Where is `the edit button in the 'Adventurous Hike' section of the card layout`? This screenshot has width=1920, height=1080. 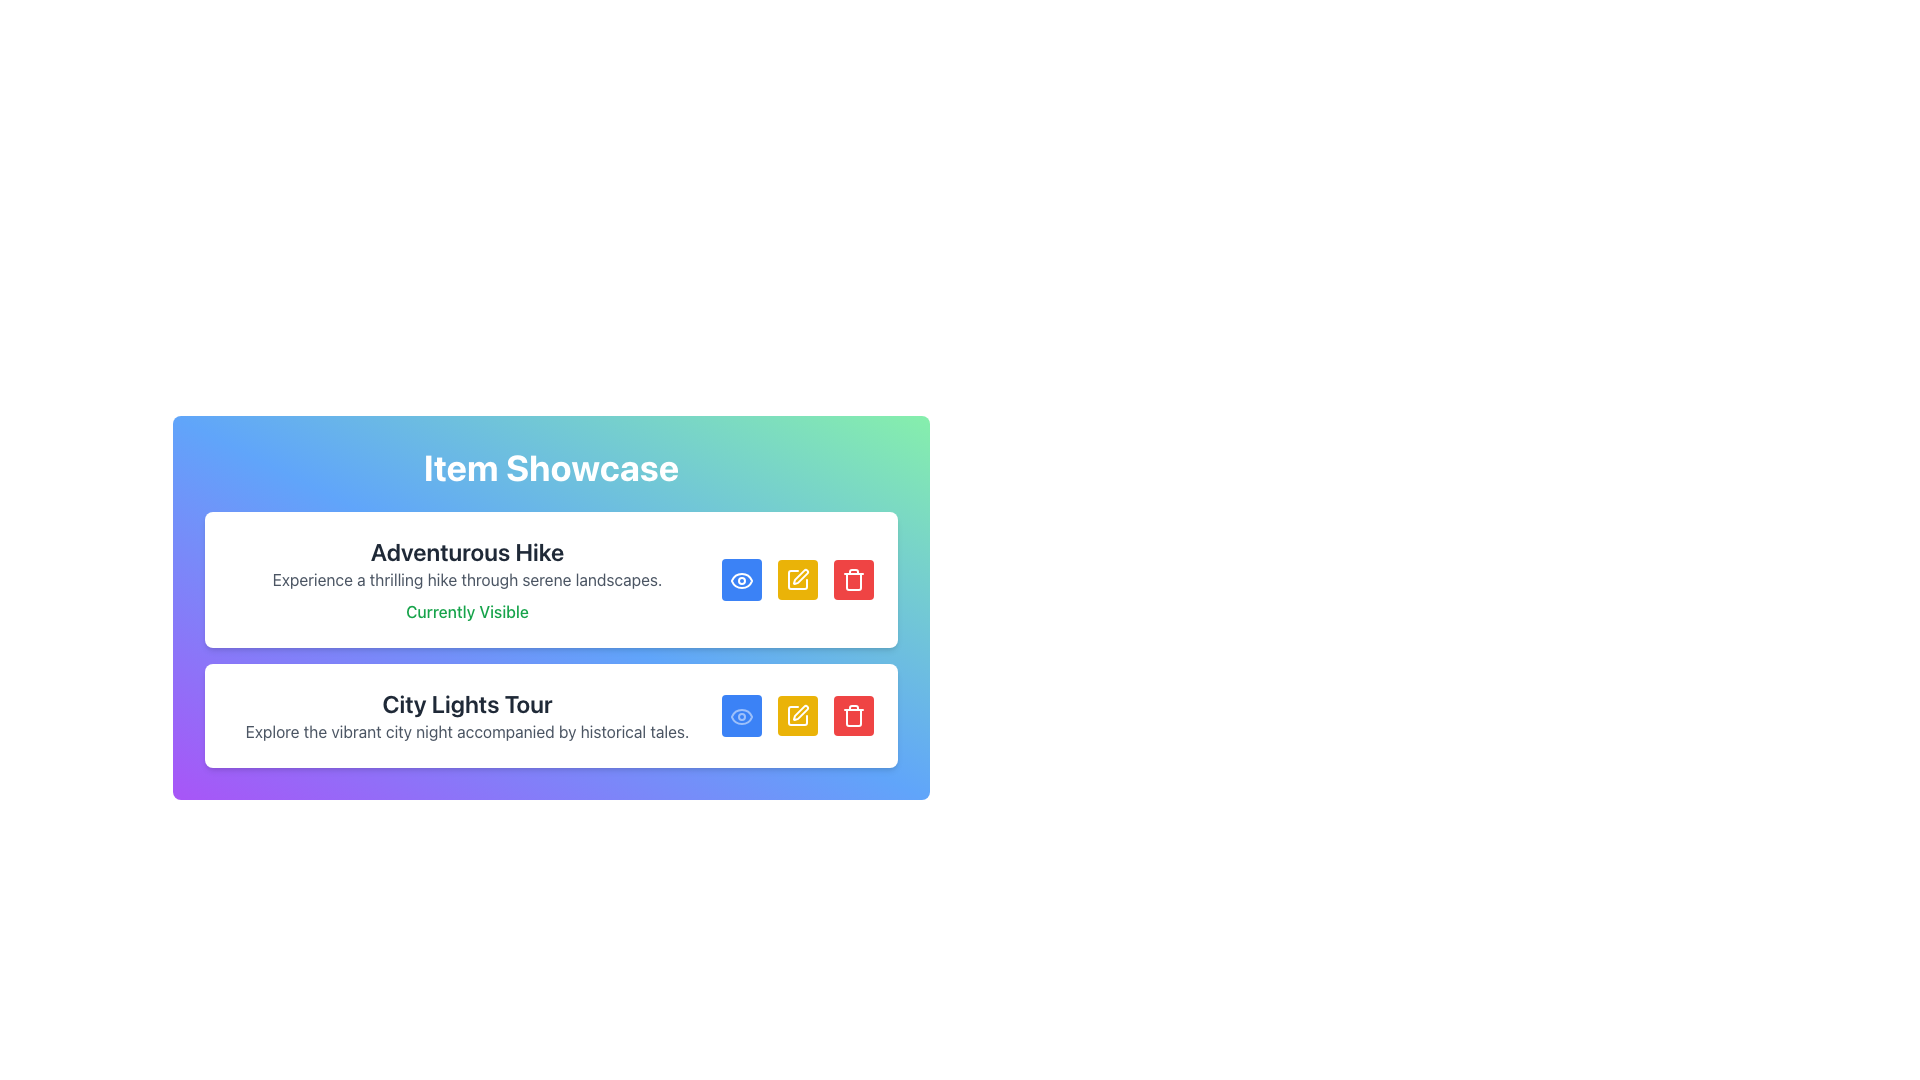
the edit button in the 'Adventurous Hike' section of the card layout is located at coordinates (796, 579).